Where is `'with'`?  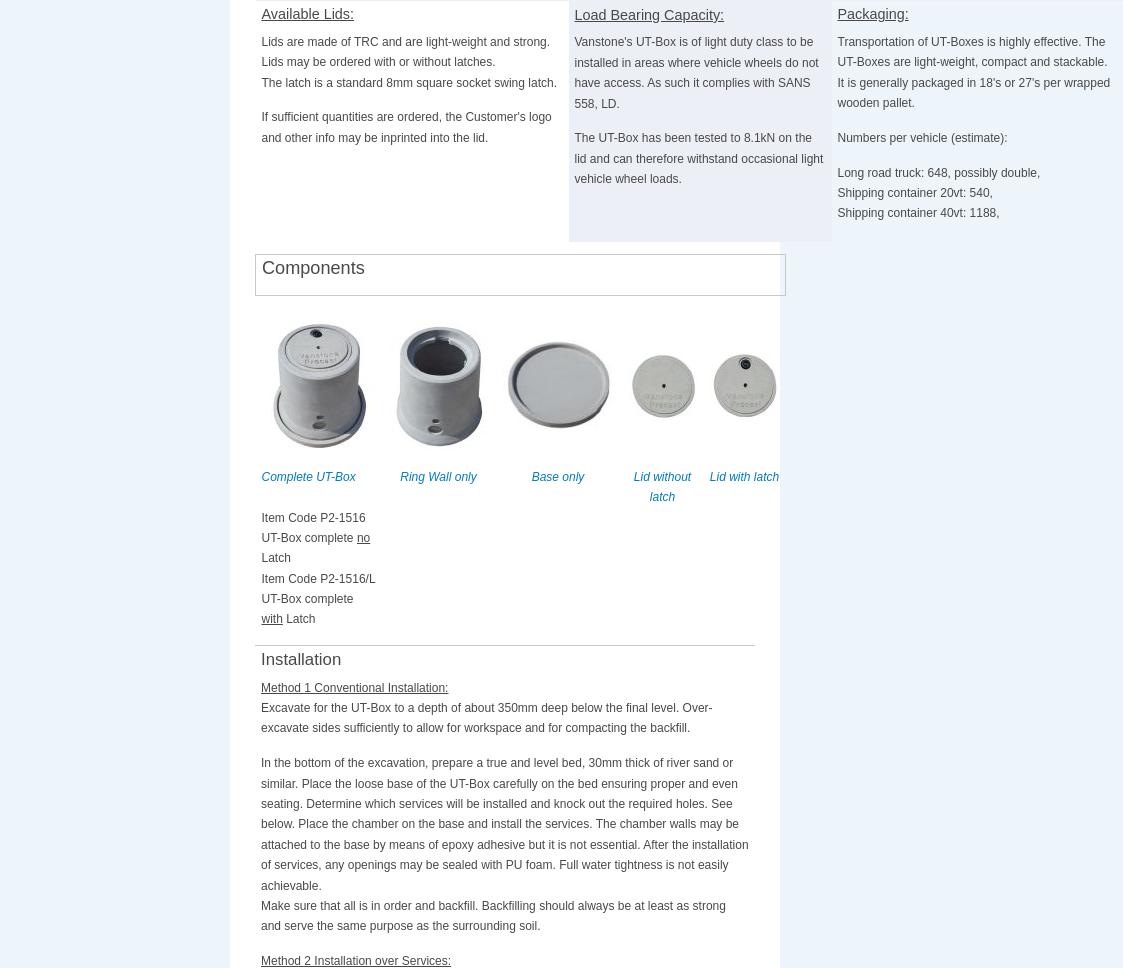 'with' is located at coordinates (260, 618).